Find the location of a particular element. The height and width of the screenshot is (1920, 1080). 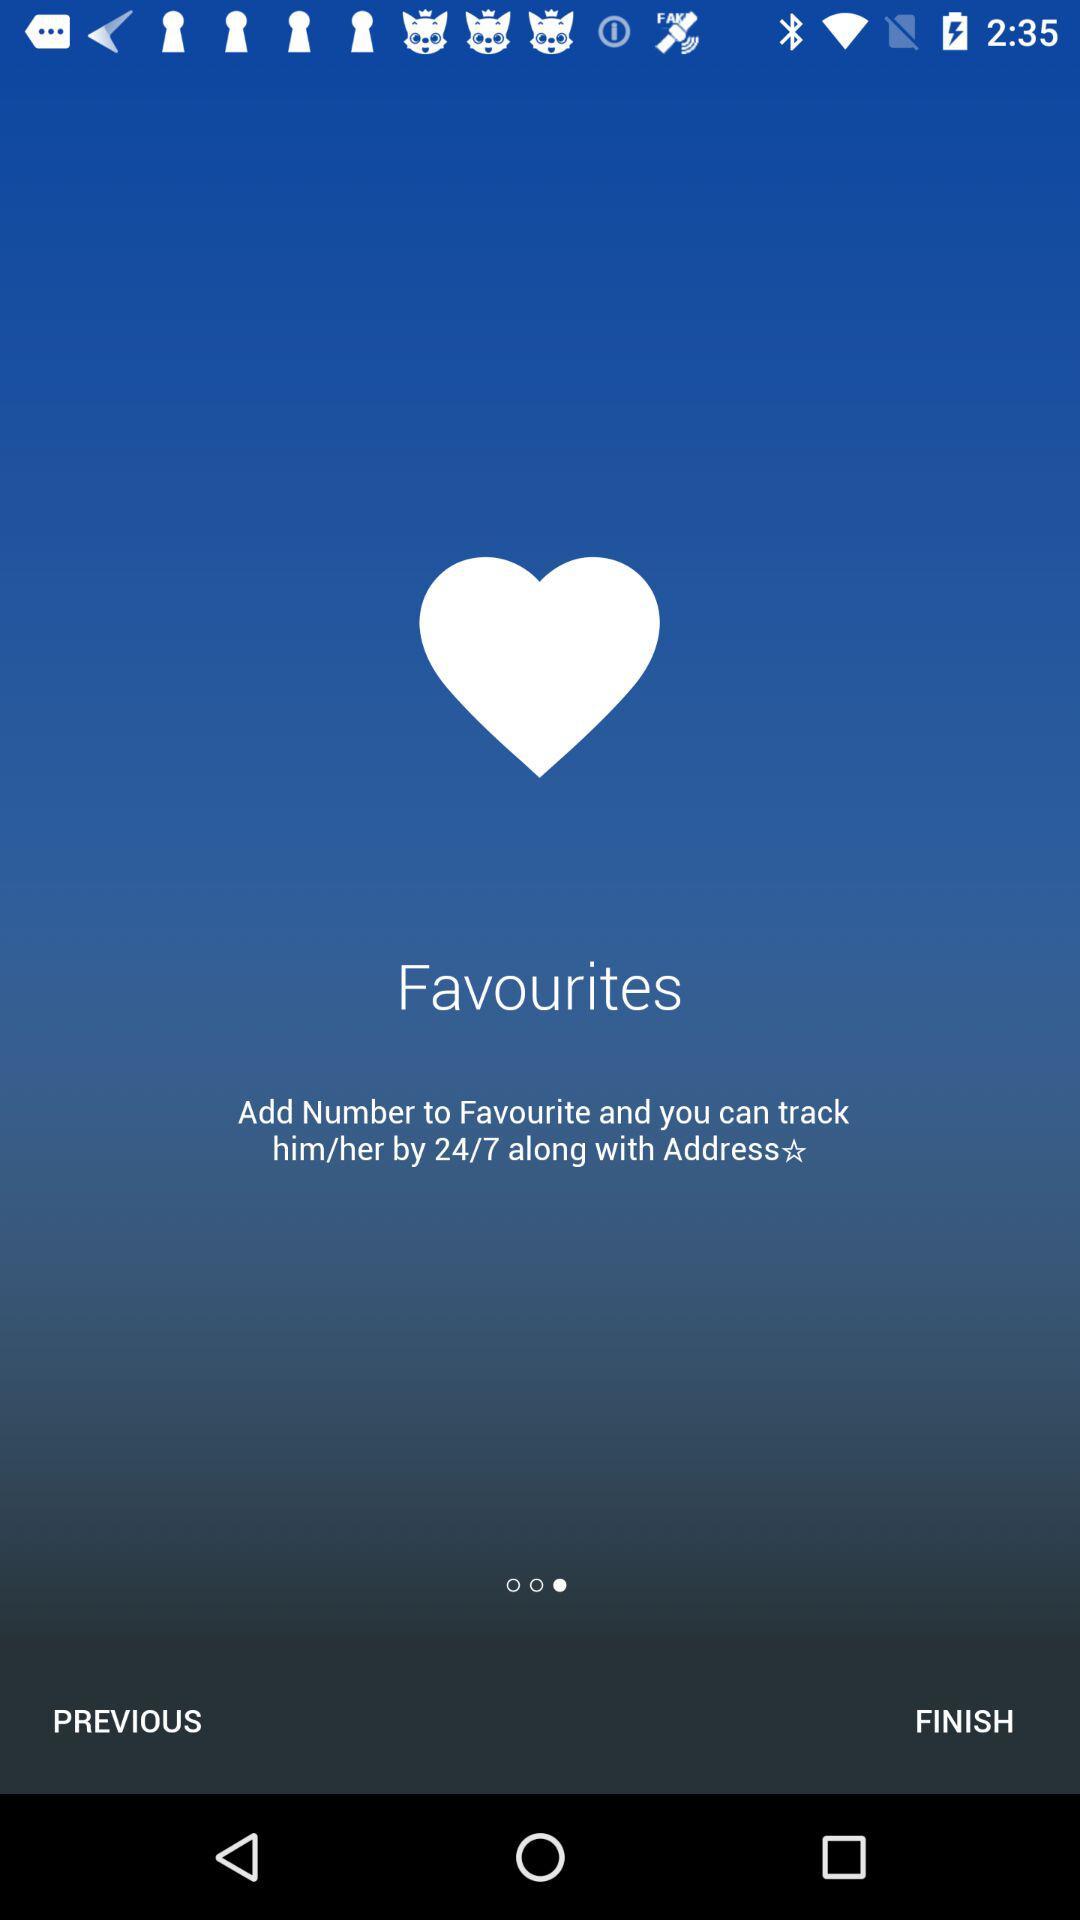

previous is located at coordinates (127, 1719).